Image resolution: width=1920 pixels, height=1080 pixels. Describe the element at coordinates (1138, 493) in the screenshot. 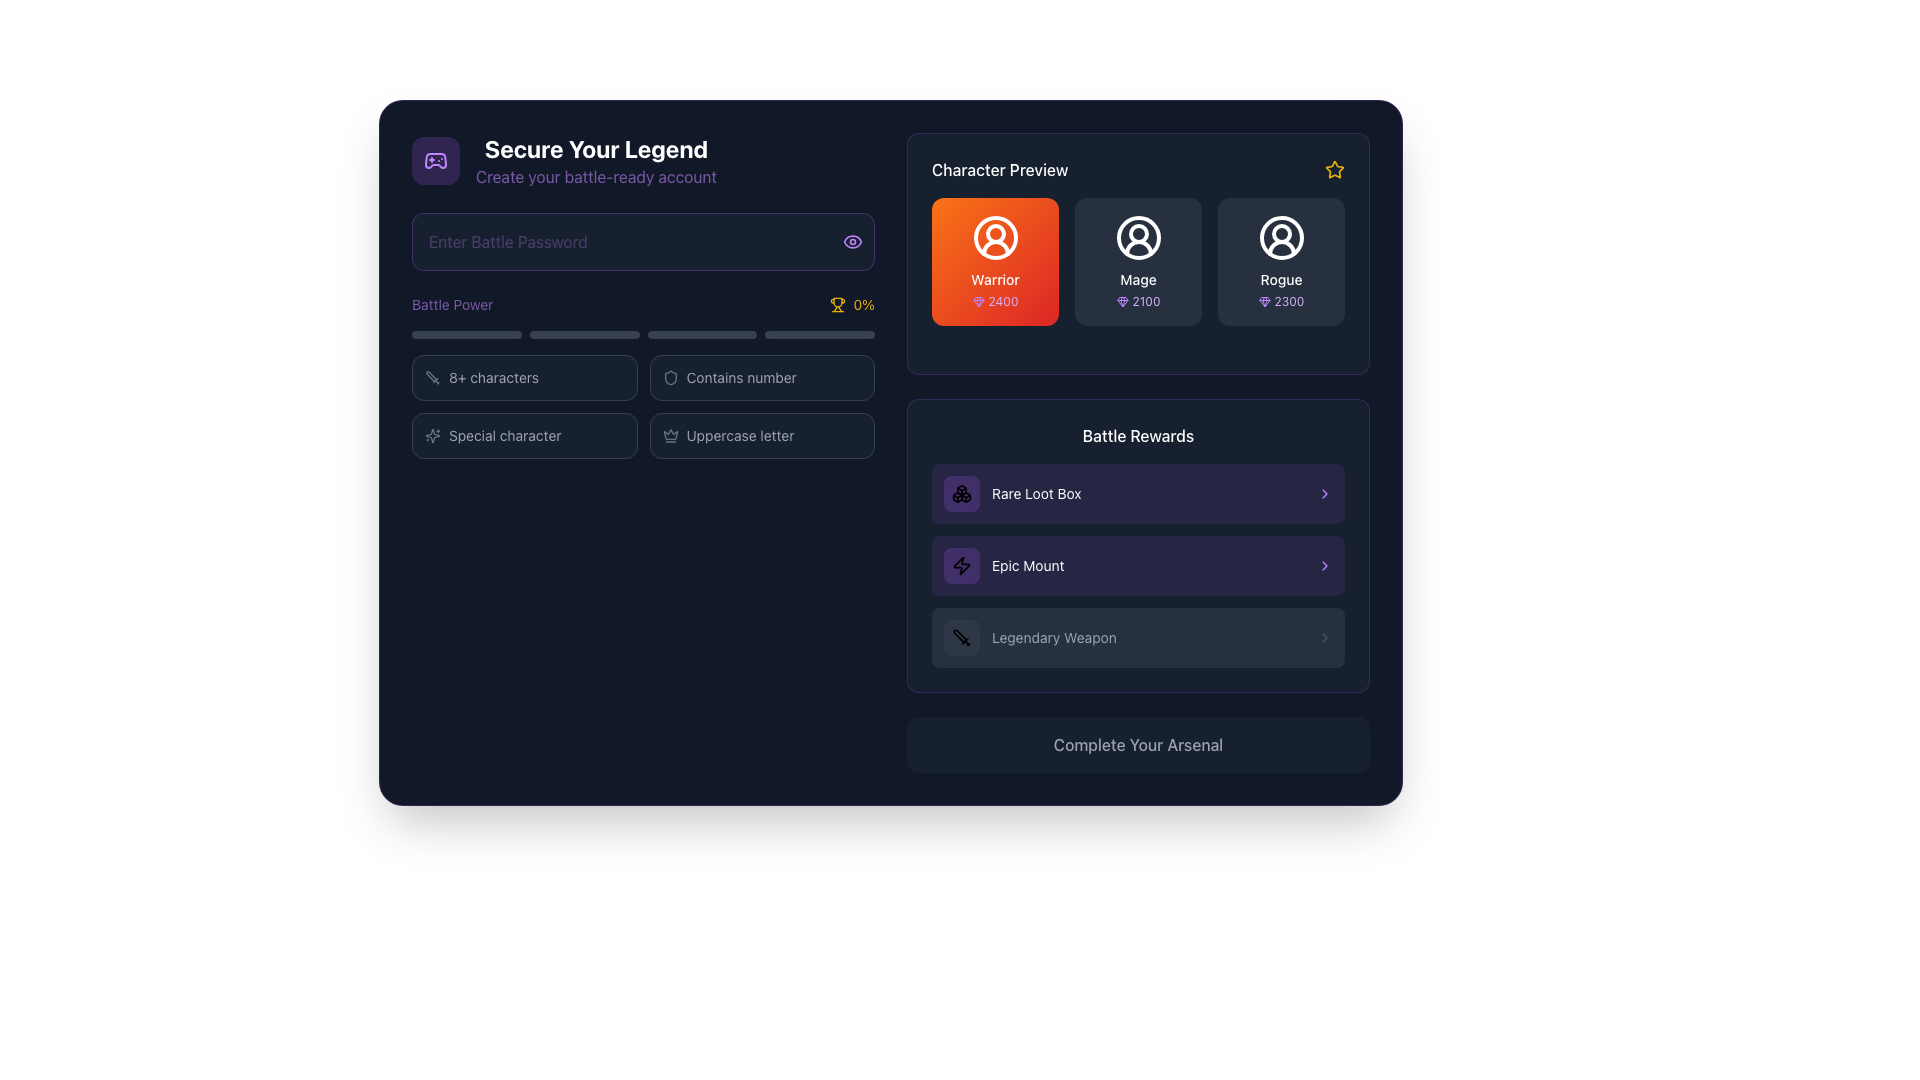

I see `the first selectable list item in the 'Battle Rewards' section` at that location.